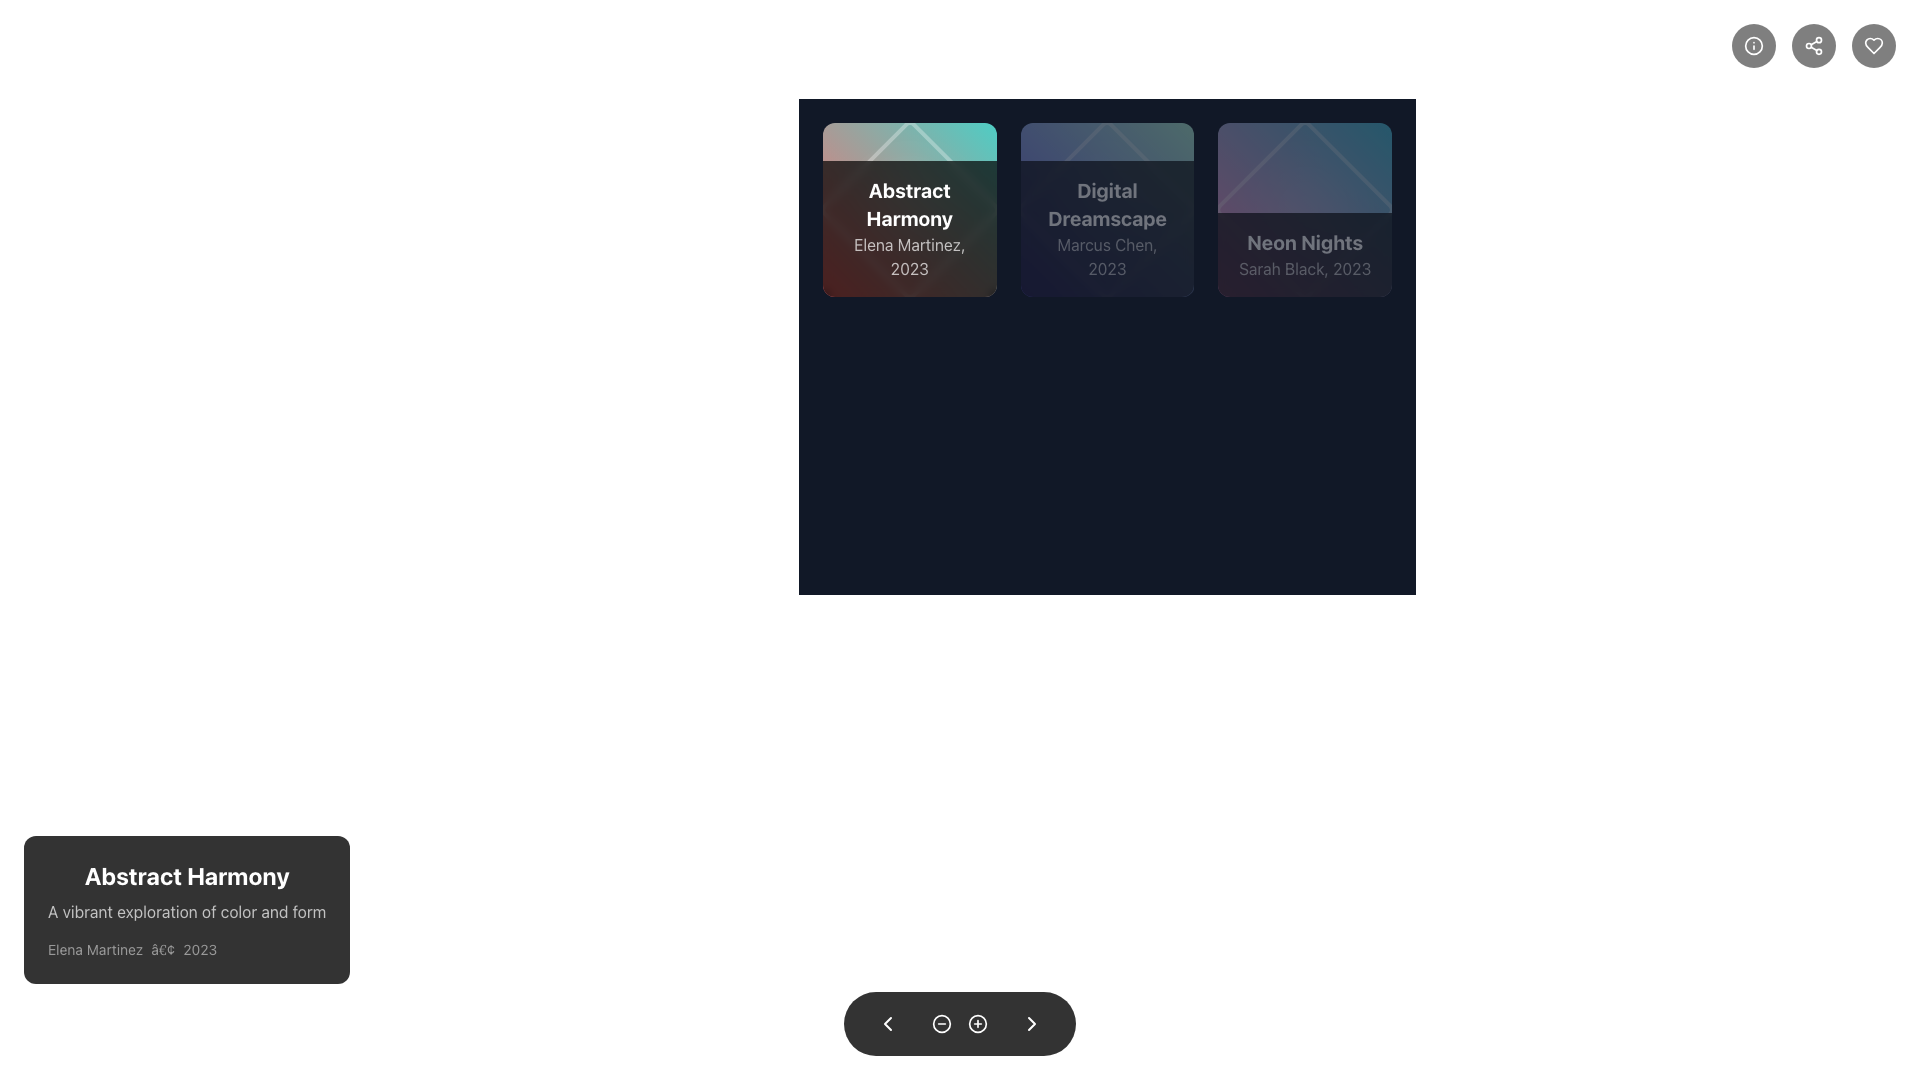  What do you see at coordinates (187, 911) in the screenshot?
I see `text content displayed in the text-based component that says 'A vibrant exploration of color and form', which is located below the title 'Abstract Harmony' and above the text 'Elena Martinez • 2023'` at bounding box center [187, 911].